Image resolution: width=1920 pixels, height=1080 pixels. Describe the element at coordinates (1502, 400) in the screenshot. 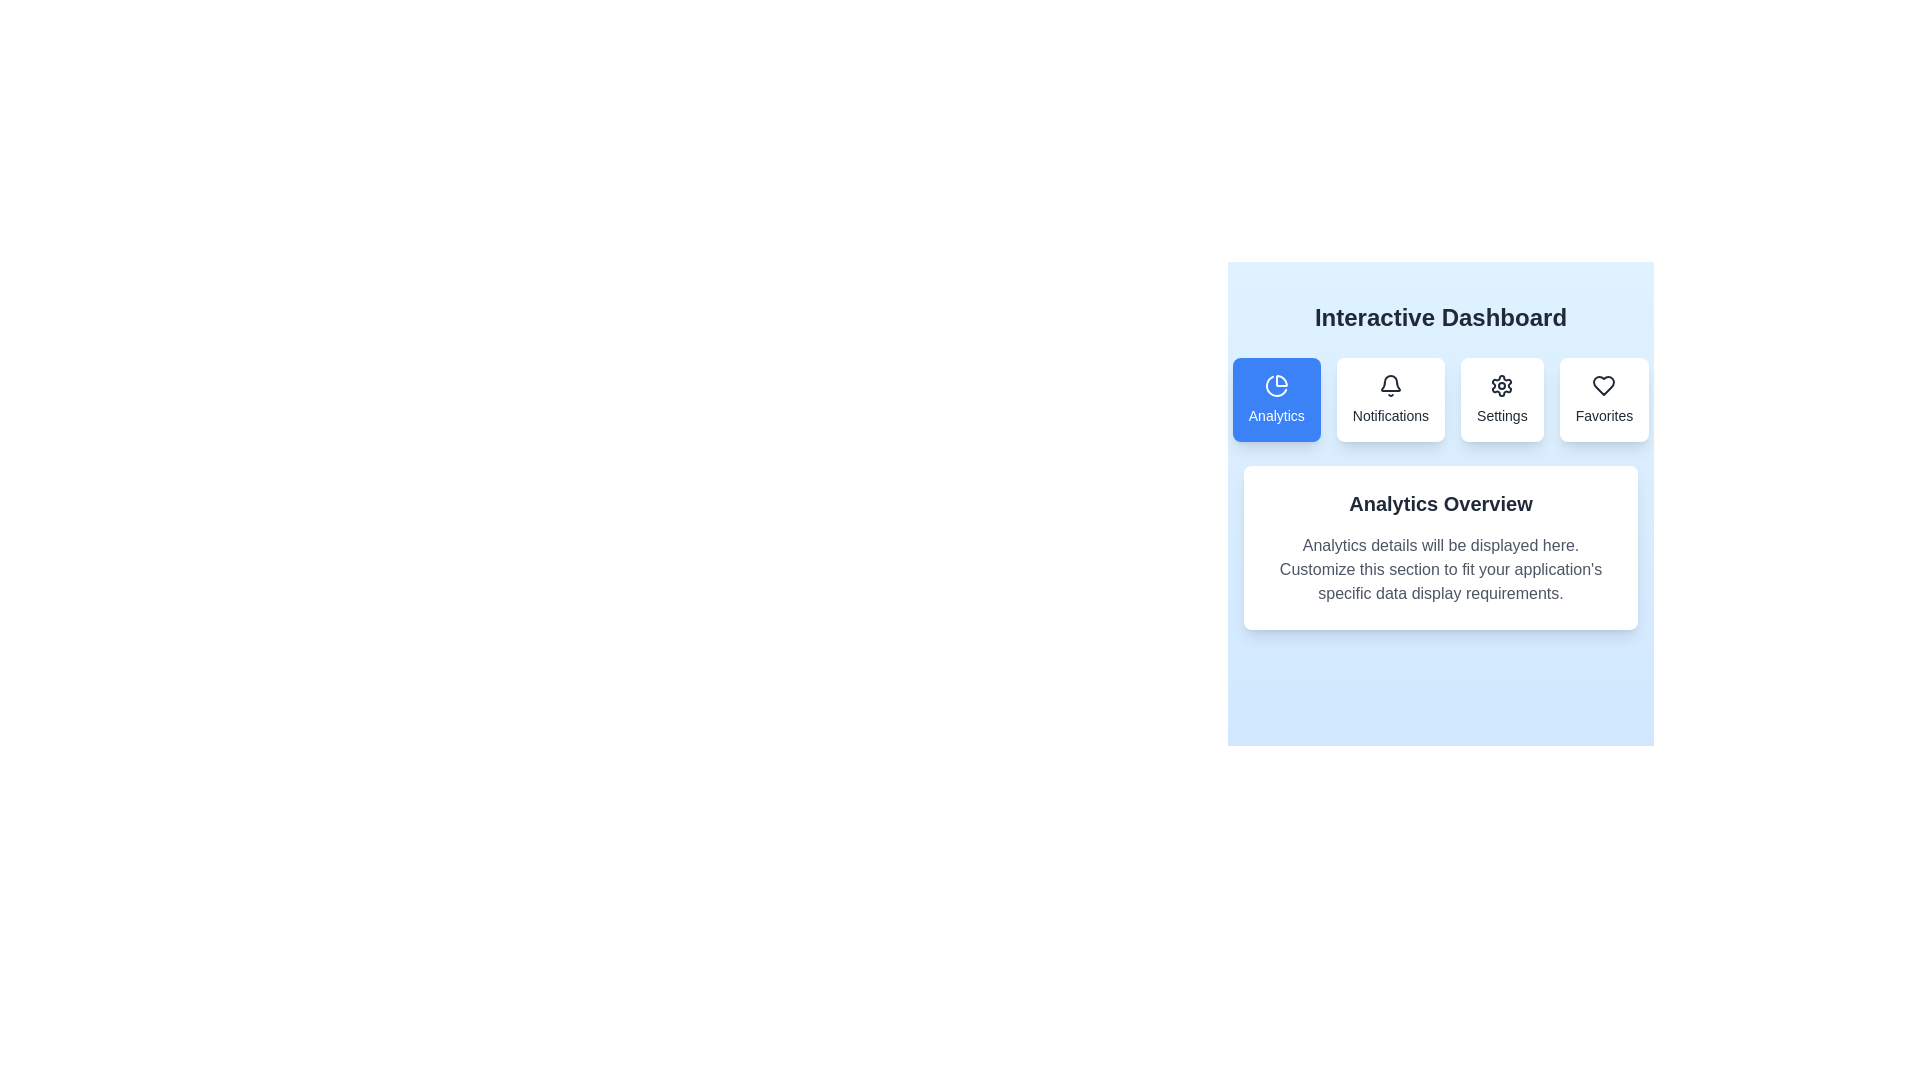

I see `the 'Settings' button, which features a gear icon and a text label, to change its style` at that location.